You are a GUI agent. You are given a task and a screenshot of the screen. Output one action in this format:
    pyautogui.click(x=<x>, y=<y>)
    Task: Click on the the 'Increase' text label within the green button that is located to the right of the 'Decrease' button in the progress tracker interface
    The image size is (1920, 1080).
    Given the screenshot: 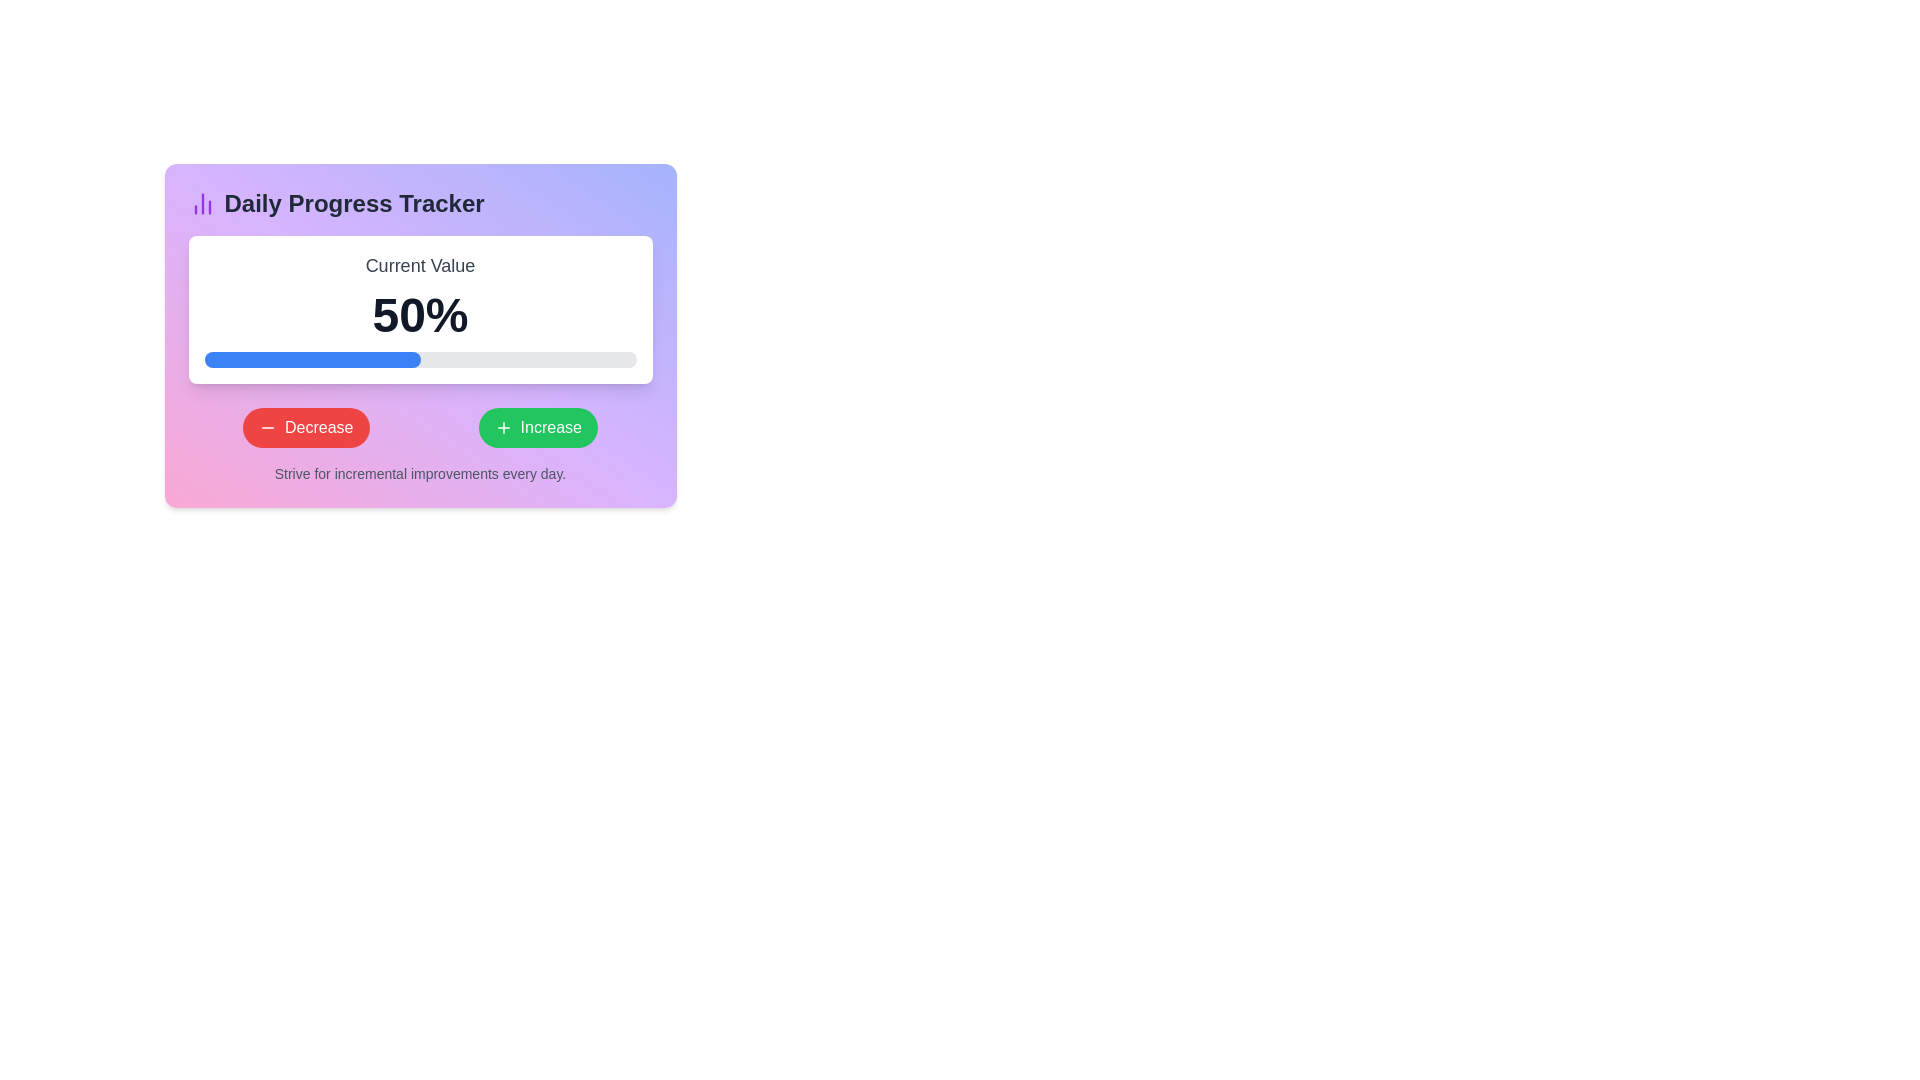 What is the action you would take?
    pyautogui.click(x=551, y=427)
    